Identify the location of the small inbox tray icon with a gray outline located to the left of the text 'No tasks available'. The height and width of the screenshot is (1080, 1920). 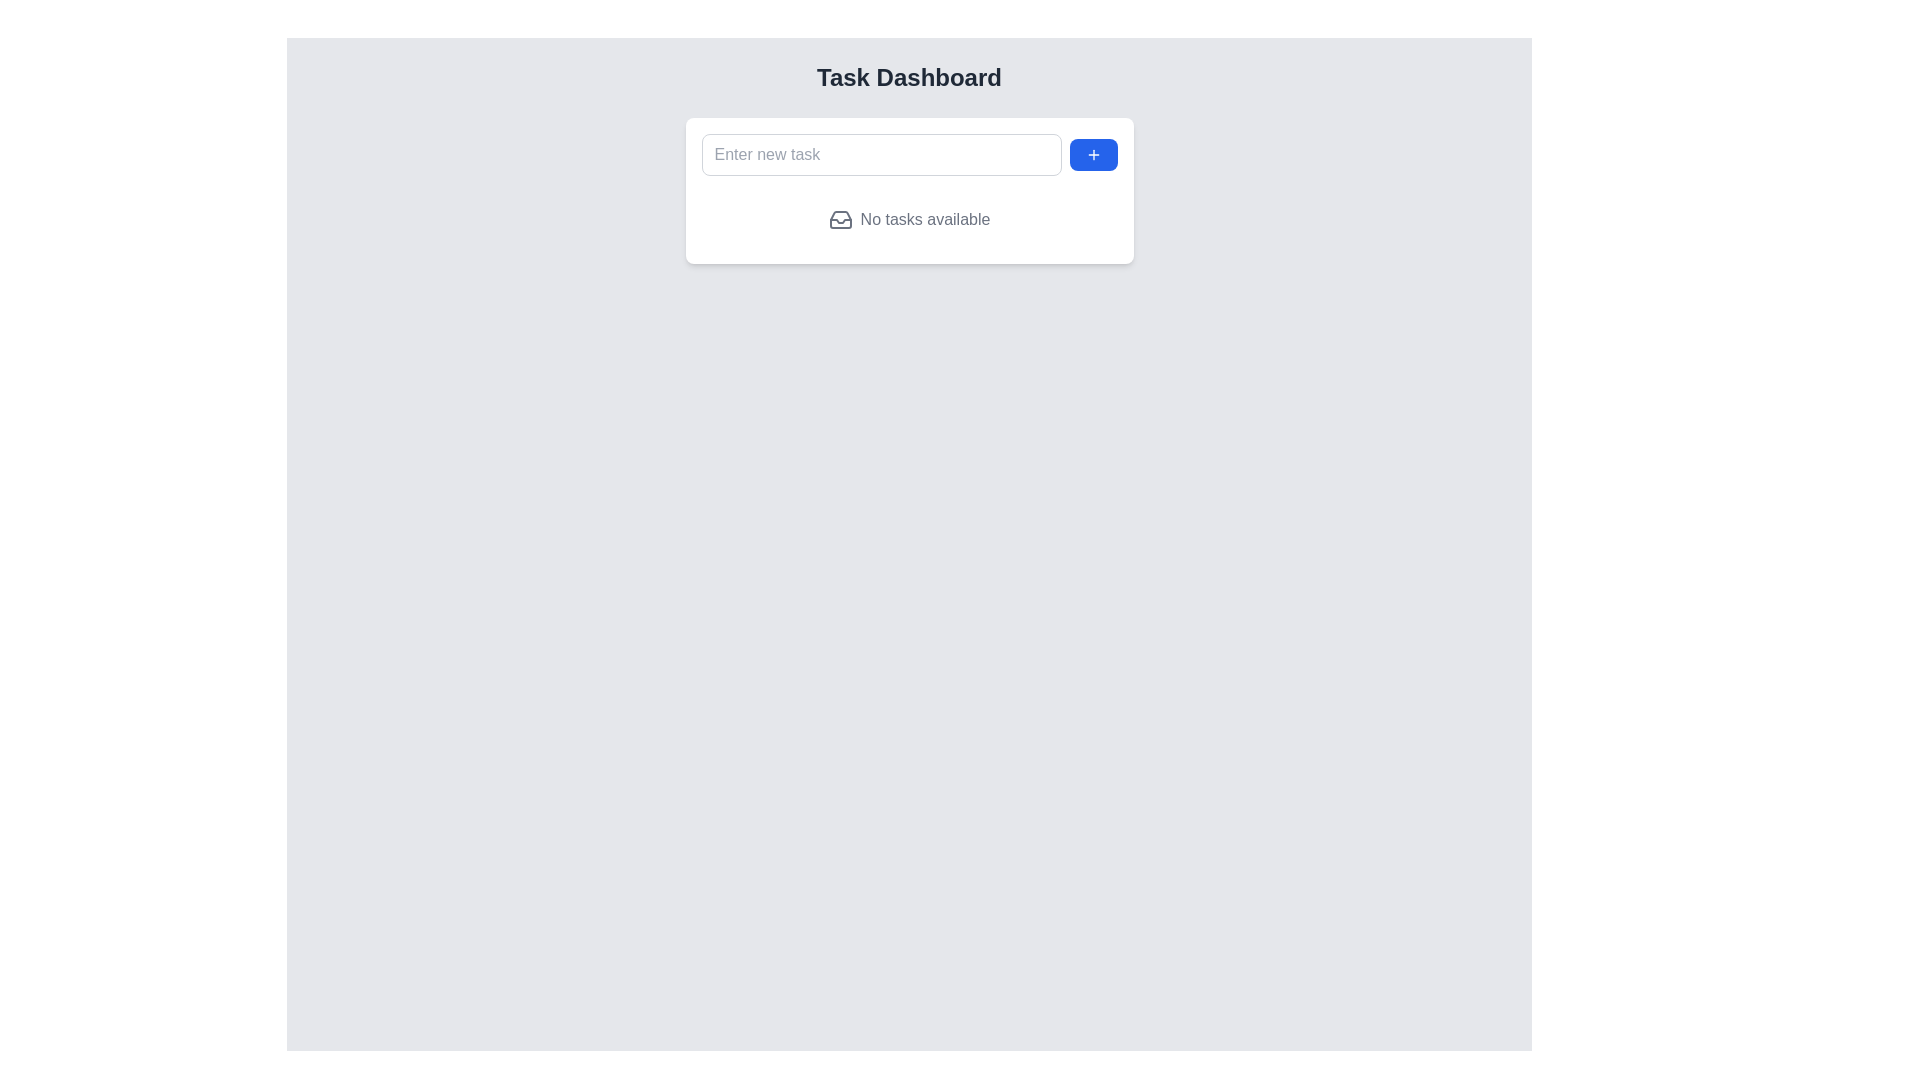
(840, 219).